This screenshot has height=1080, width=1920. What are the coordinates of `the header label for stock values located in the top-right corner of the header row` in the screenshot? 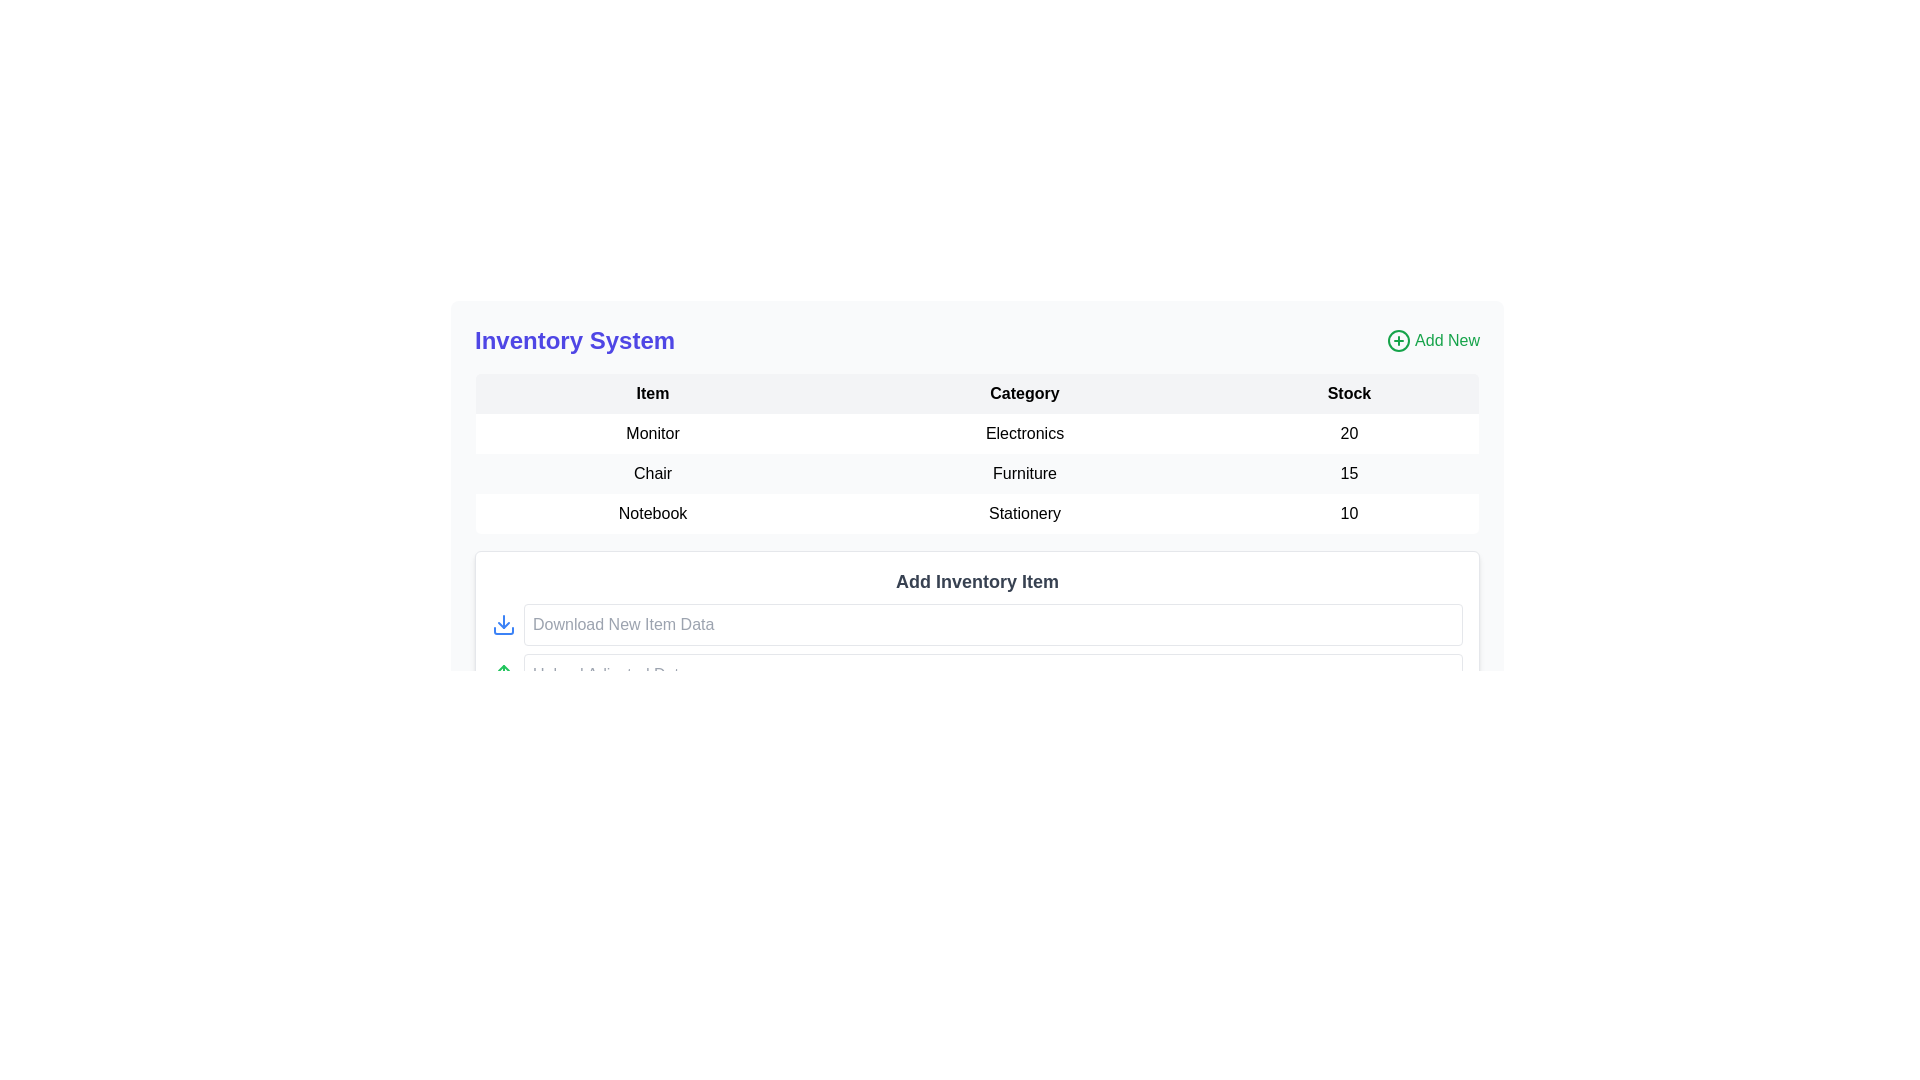 It's located at (1349, 393).